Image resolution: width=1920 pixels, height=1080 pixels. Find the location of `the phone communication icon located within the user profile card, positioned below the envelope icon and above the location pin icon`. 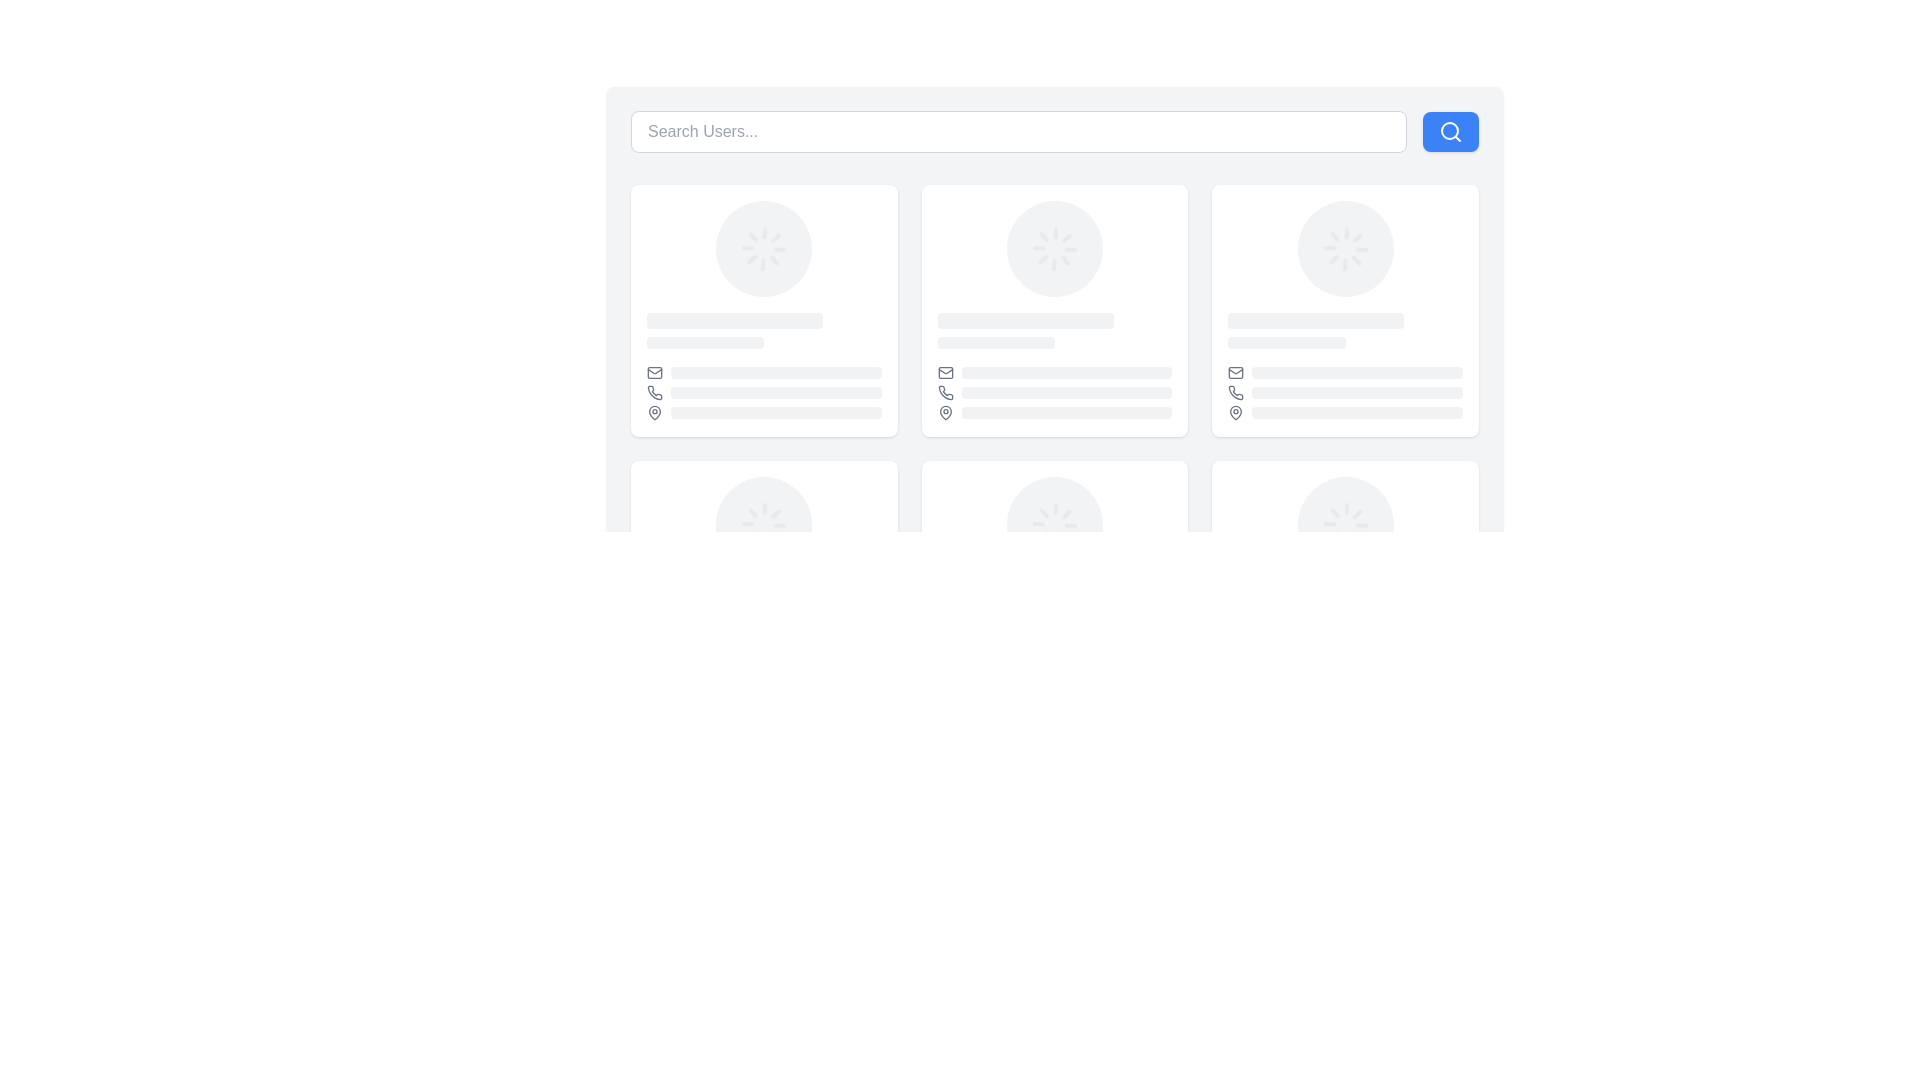

the phone communication icon located within the user profile card, positioned below the envelope icon and above the location pin icon is located at coordinates (655, 393).